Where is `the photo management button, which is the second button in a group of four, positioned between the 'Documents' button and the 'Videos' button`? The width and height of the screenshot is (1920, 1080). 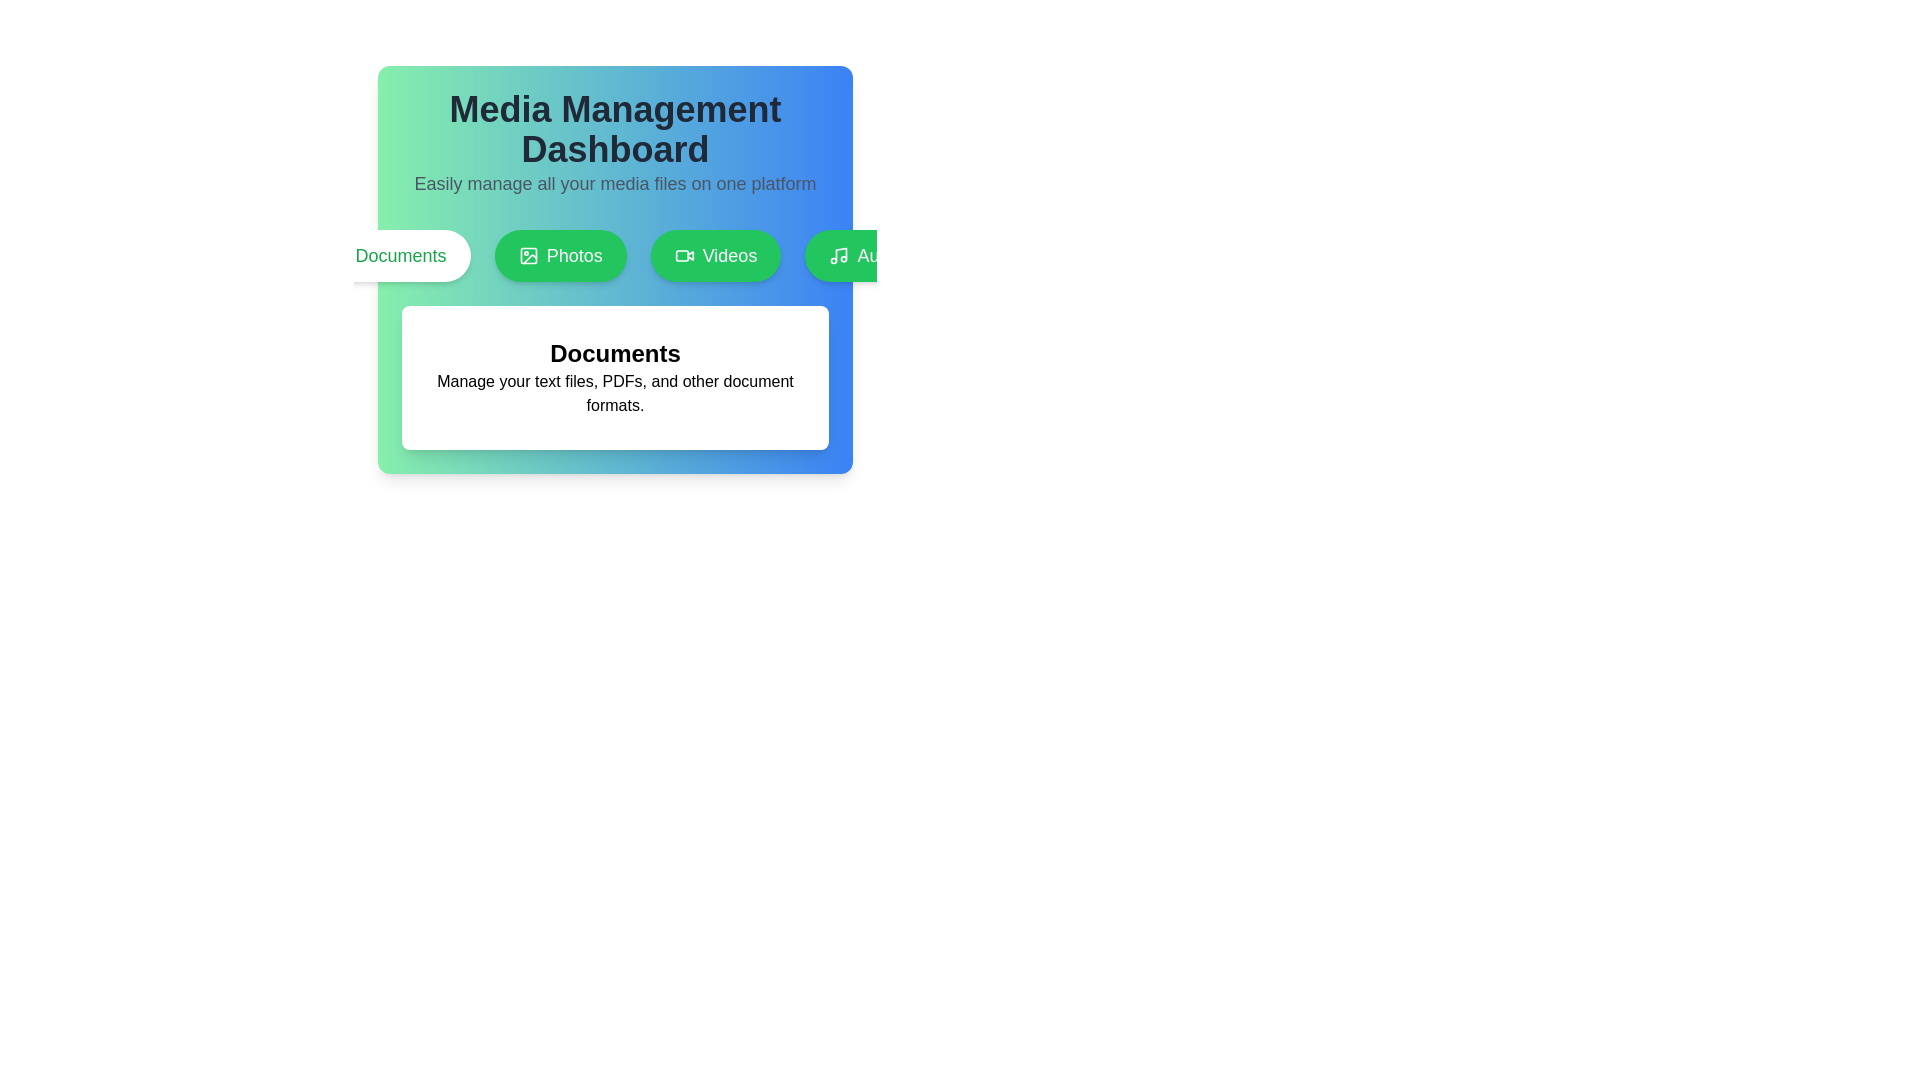
the photo management button, which is the second button in a group of four, positioned between the 'Documents' button and the 'Videos' button is located at coordinates (560, 254).